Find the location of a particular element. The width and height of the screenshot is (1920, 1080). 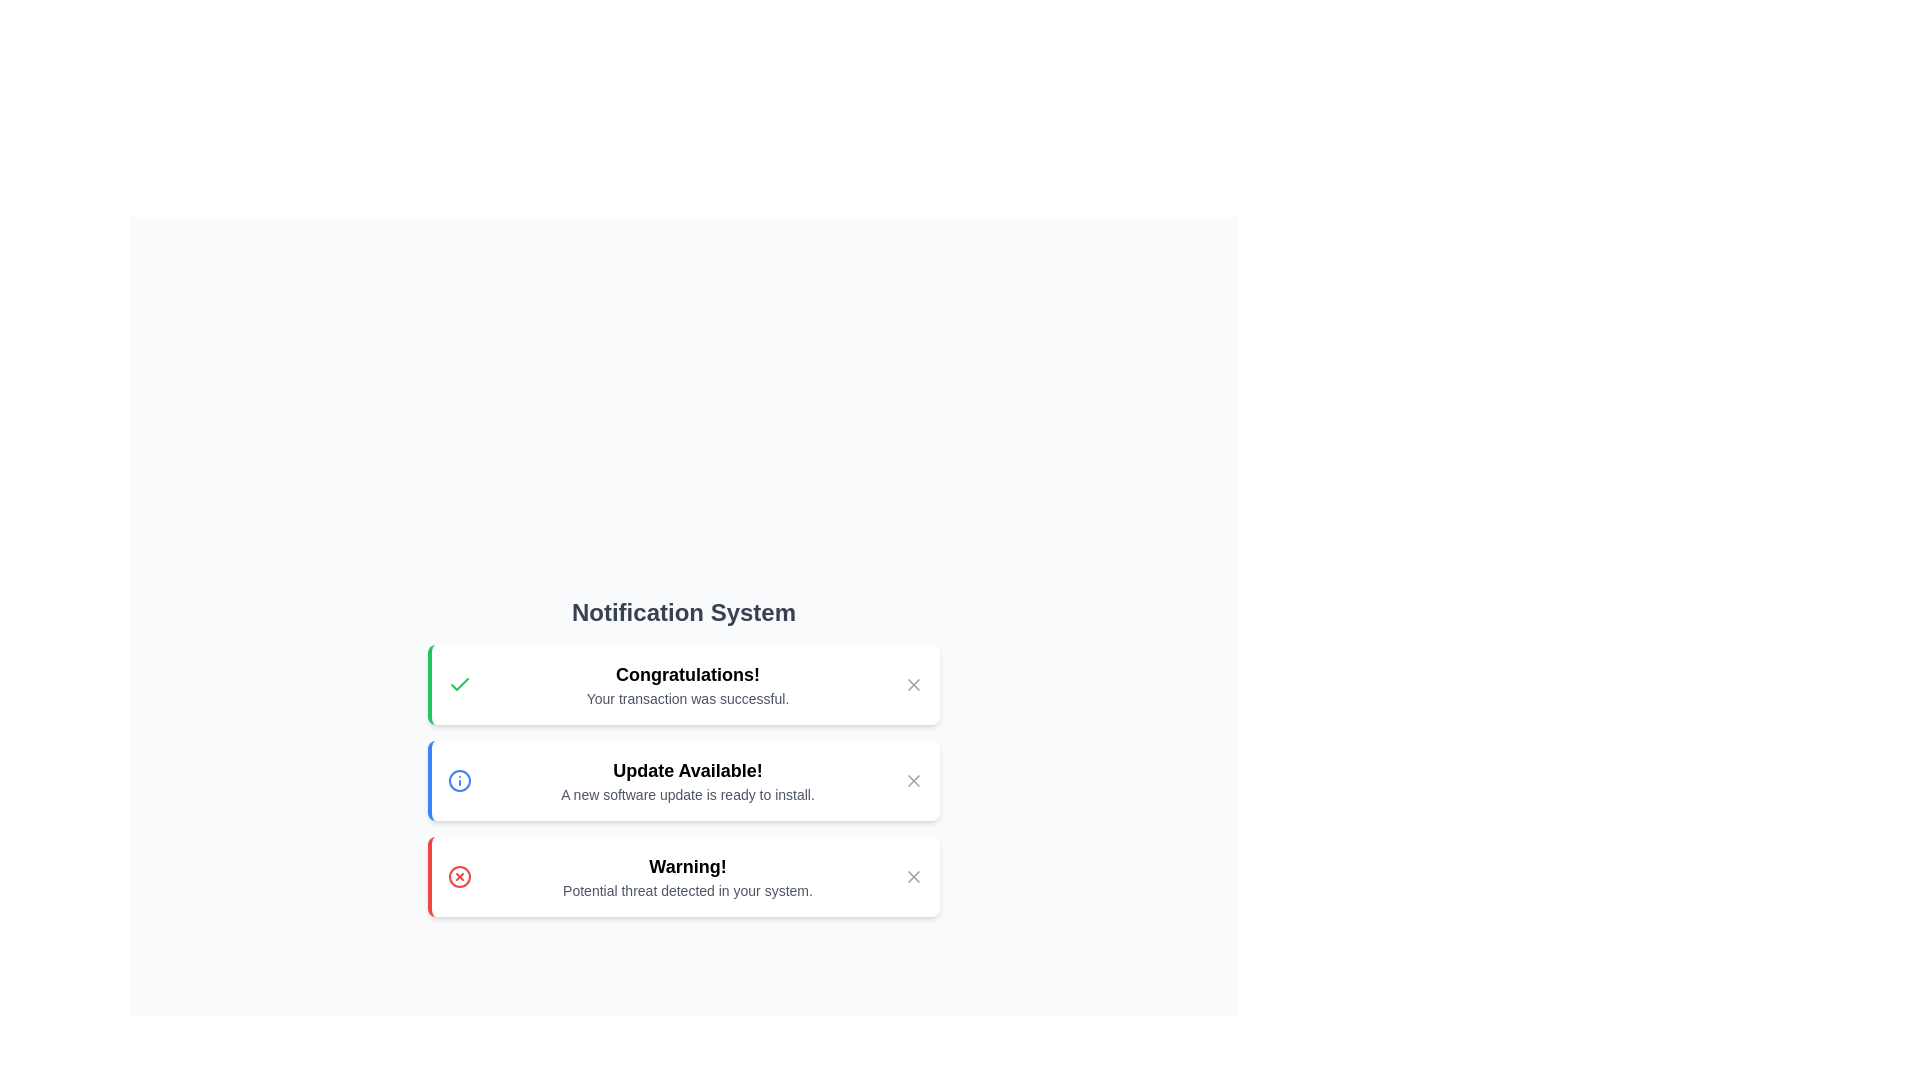

the text label displaying 'Your transaction was successful.' which is positioned below the bold title 'Congratulations!' in the notification area is located at coordinates (687, 697).